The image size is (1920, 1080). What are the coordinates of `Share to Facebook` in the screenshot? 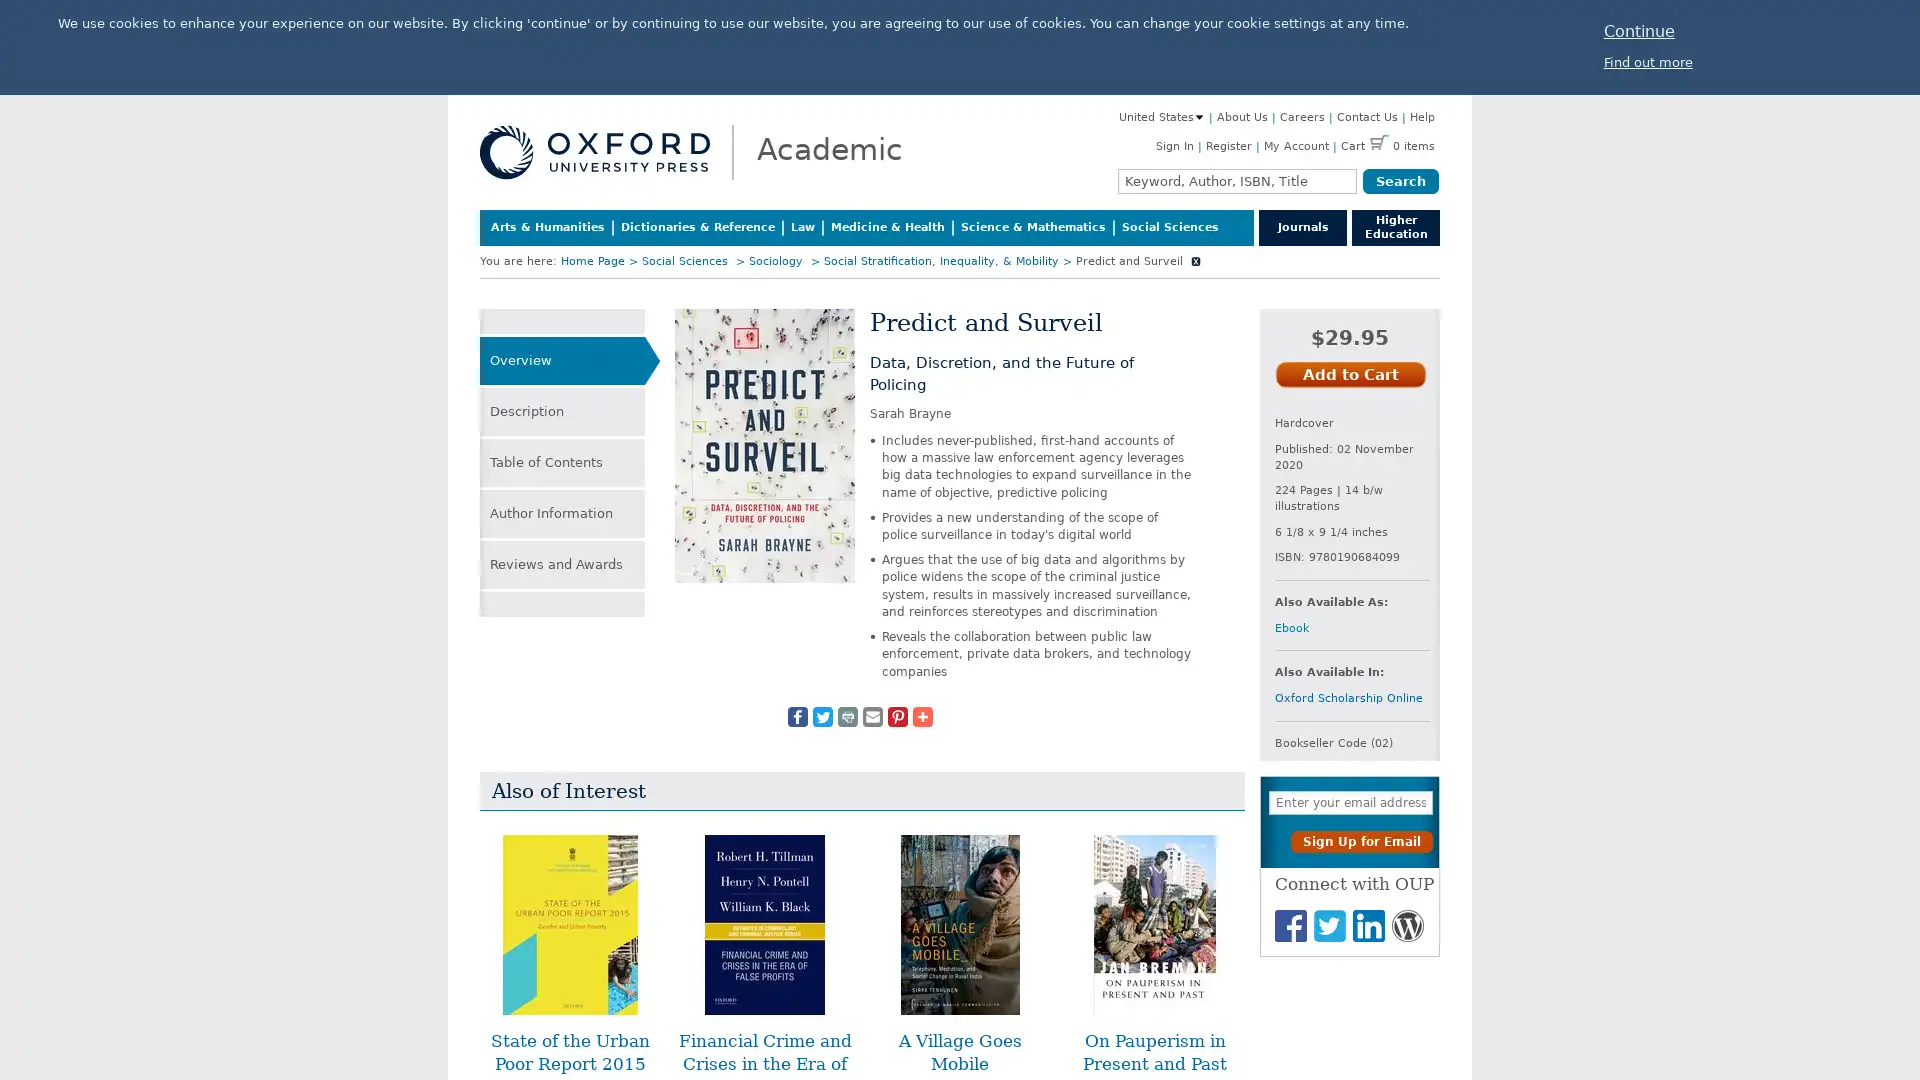 It's located at (795, 715).